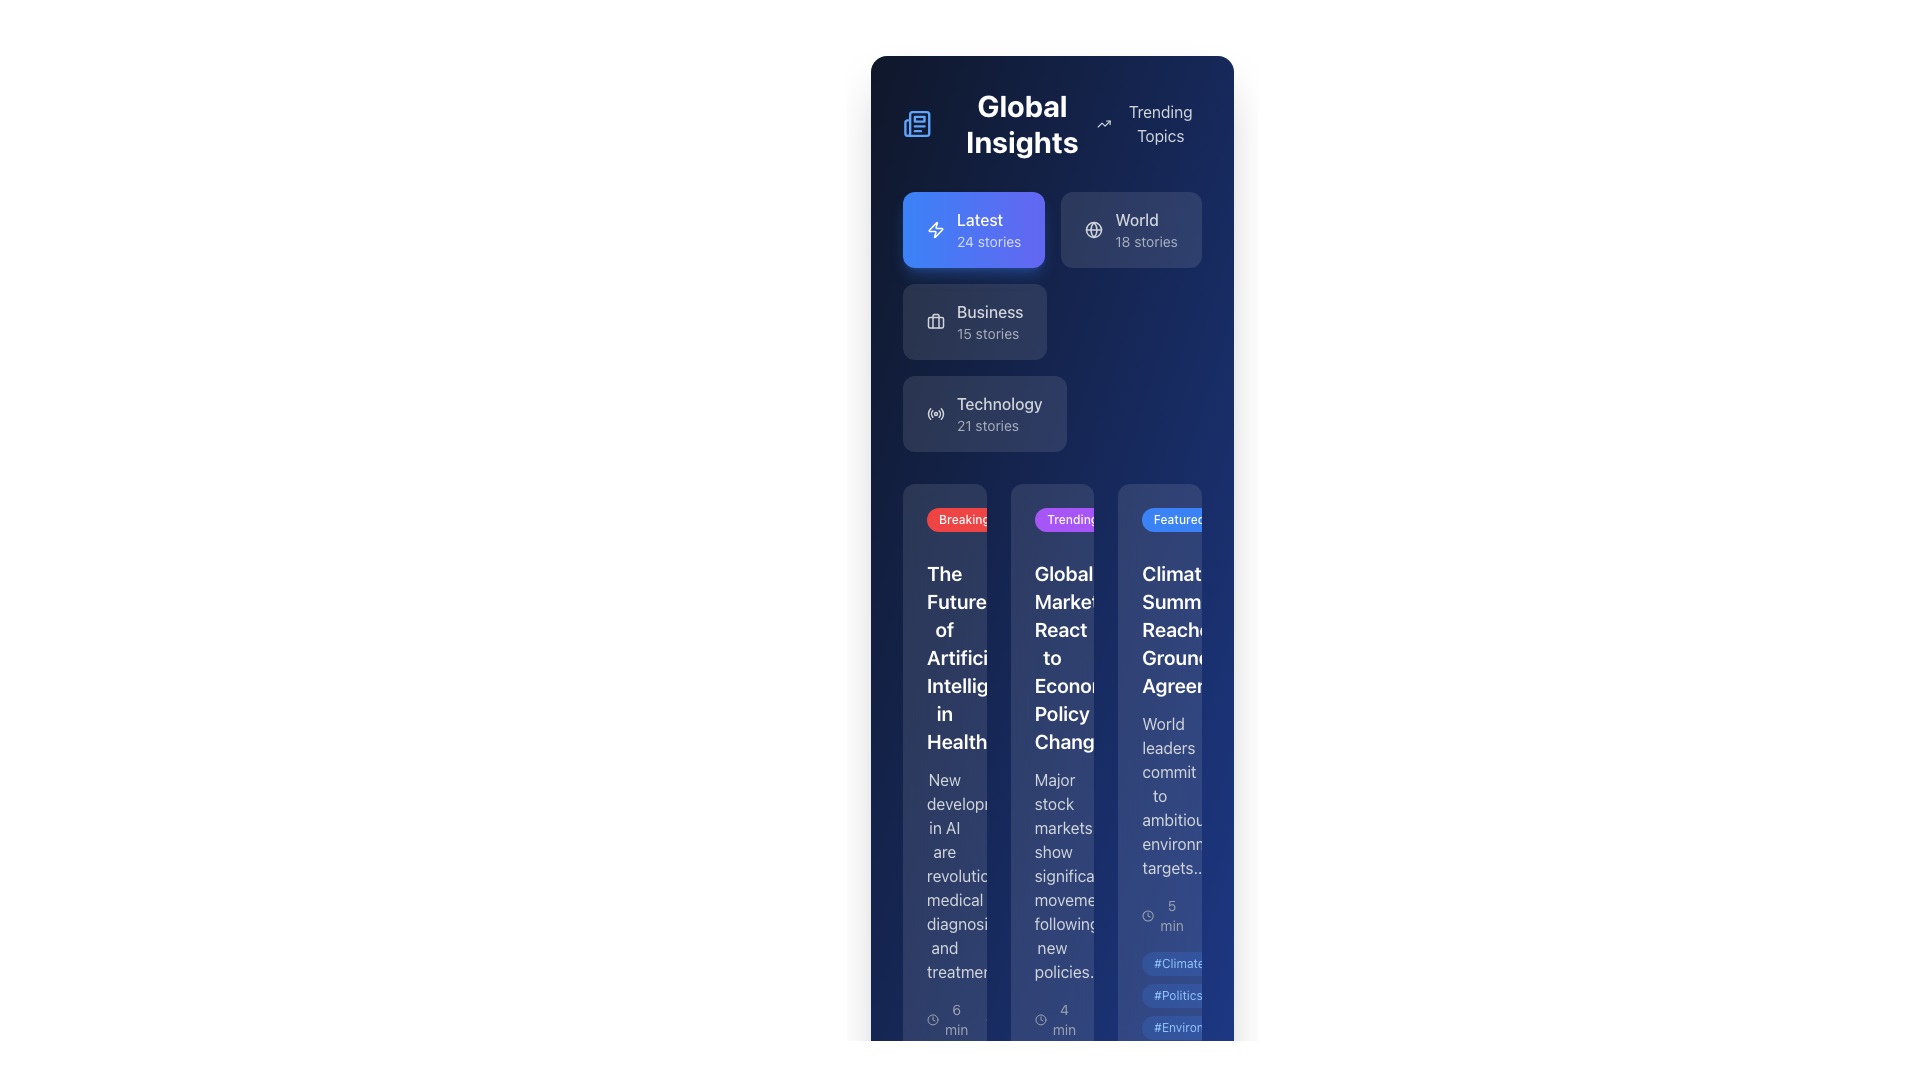 This screenshot has width=1920, height=1080. What do you see at coordinates (1040, 1019) in the screenshot?
I see `the circular SVG element with a thin stroke line, located within the clock icon below the title and description of the third featured card` at bounding box center [1040, 1019].